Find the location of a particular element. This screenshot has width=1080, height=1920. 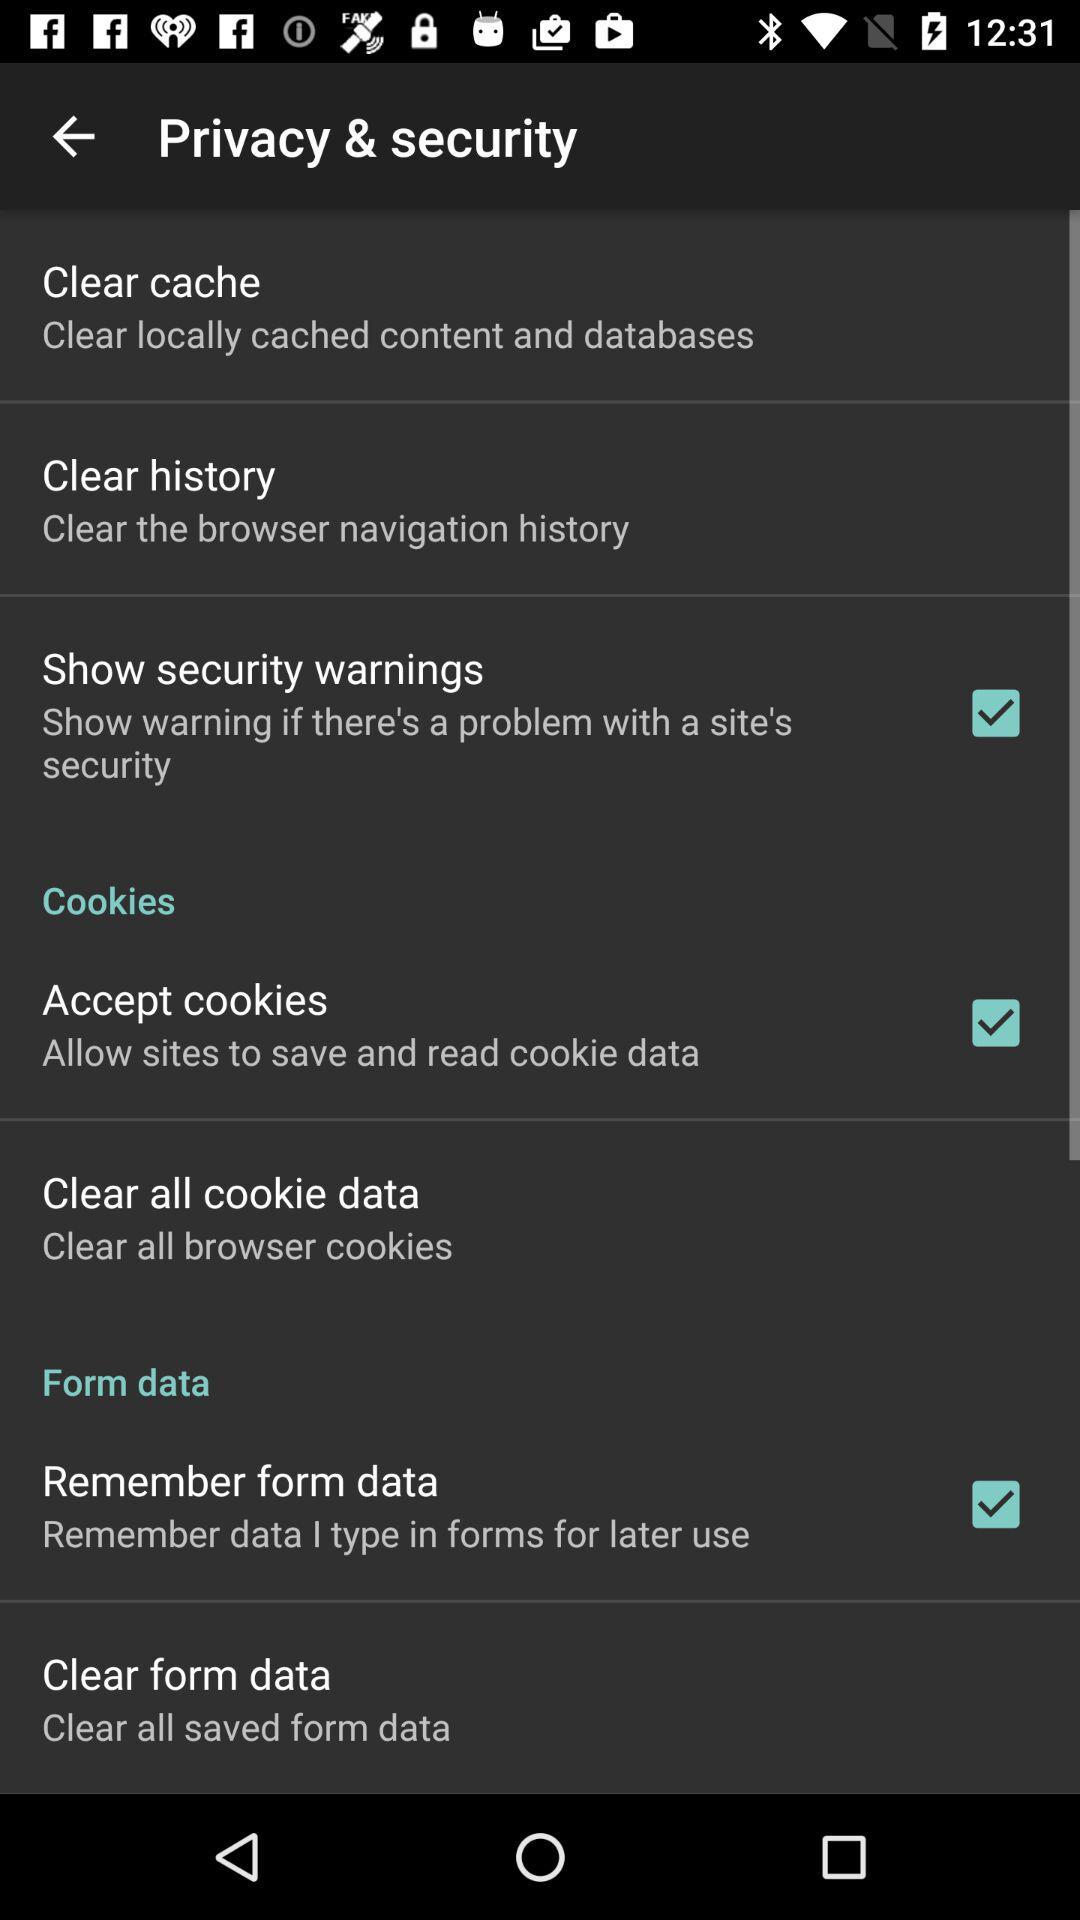

show warning if icon is located at coordinates (477, 741).